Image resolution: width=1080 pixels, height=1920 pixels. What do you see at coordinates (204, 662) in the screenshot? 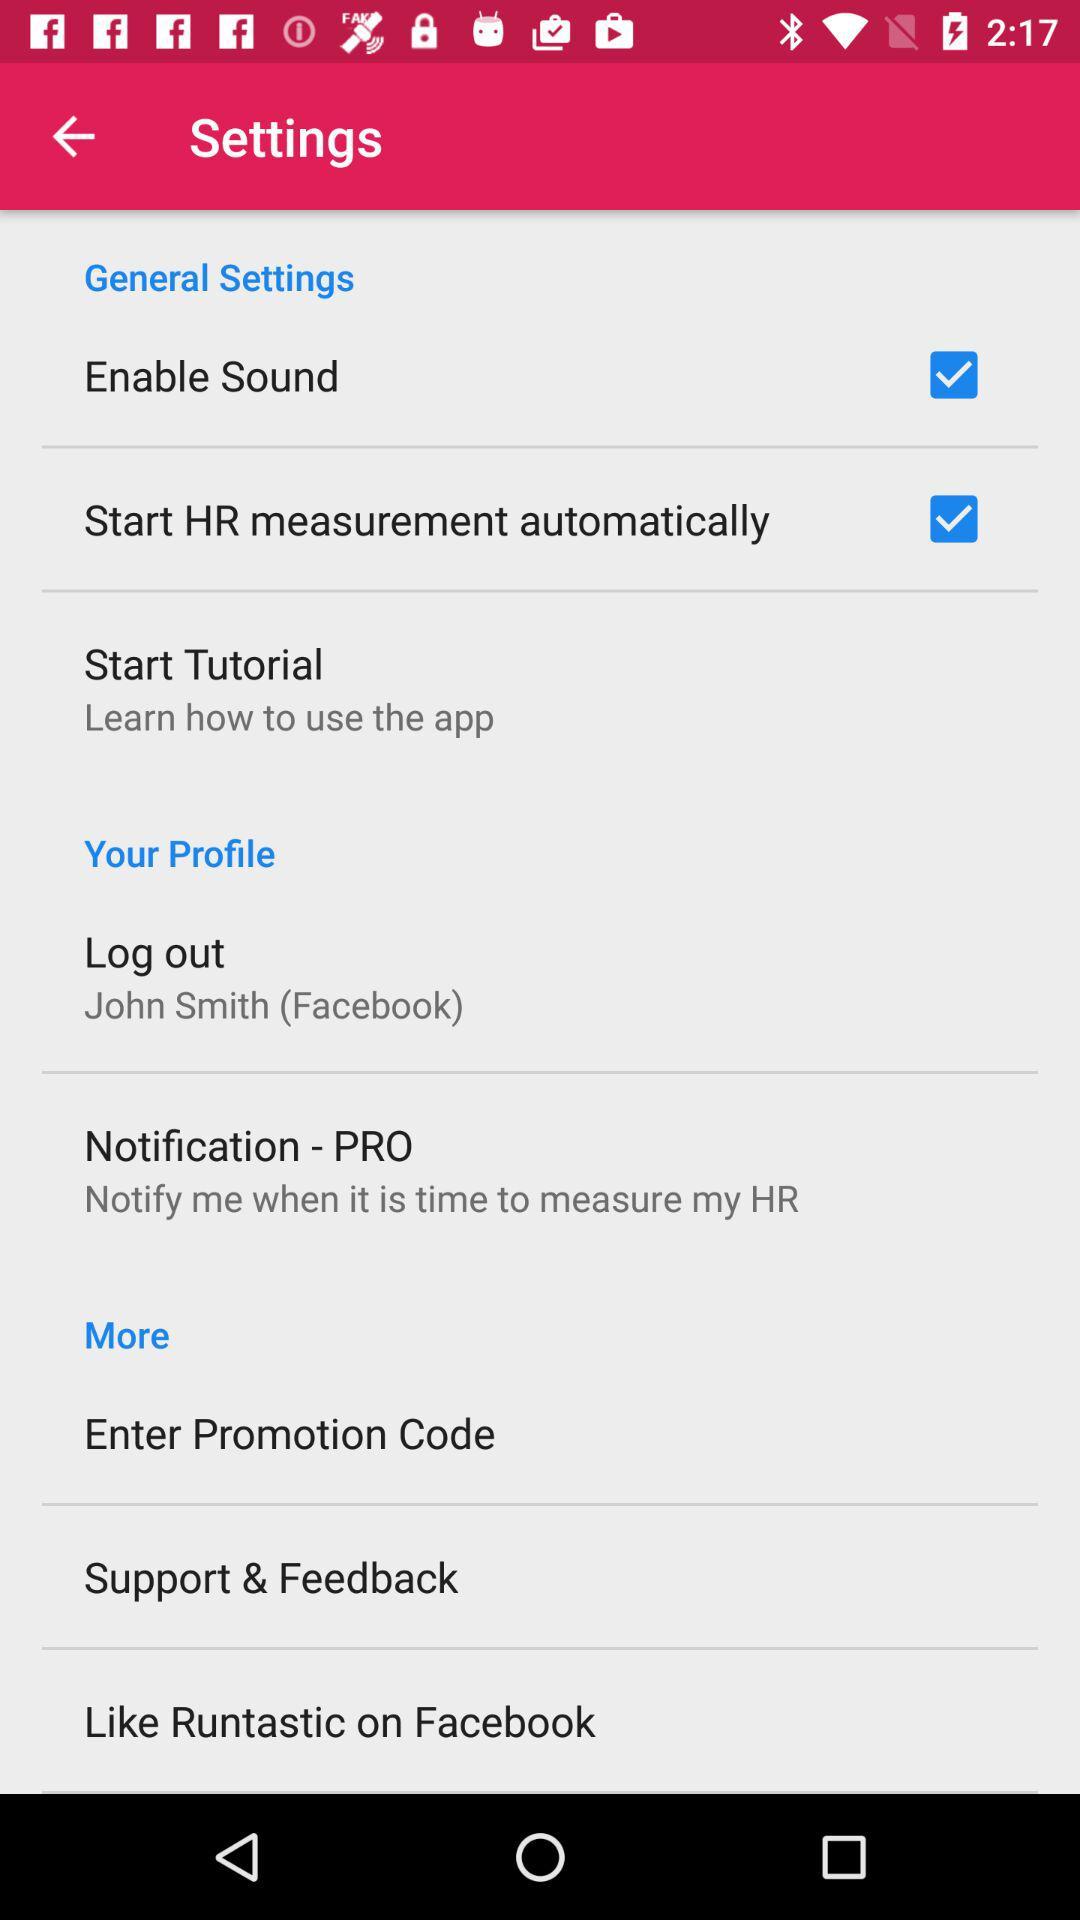
I see `start tutorial item` at bounding box center [204, 662].